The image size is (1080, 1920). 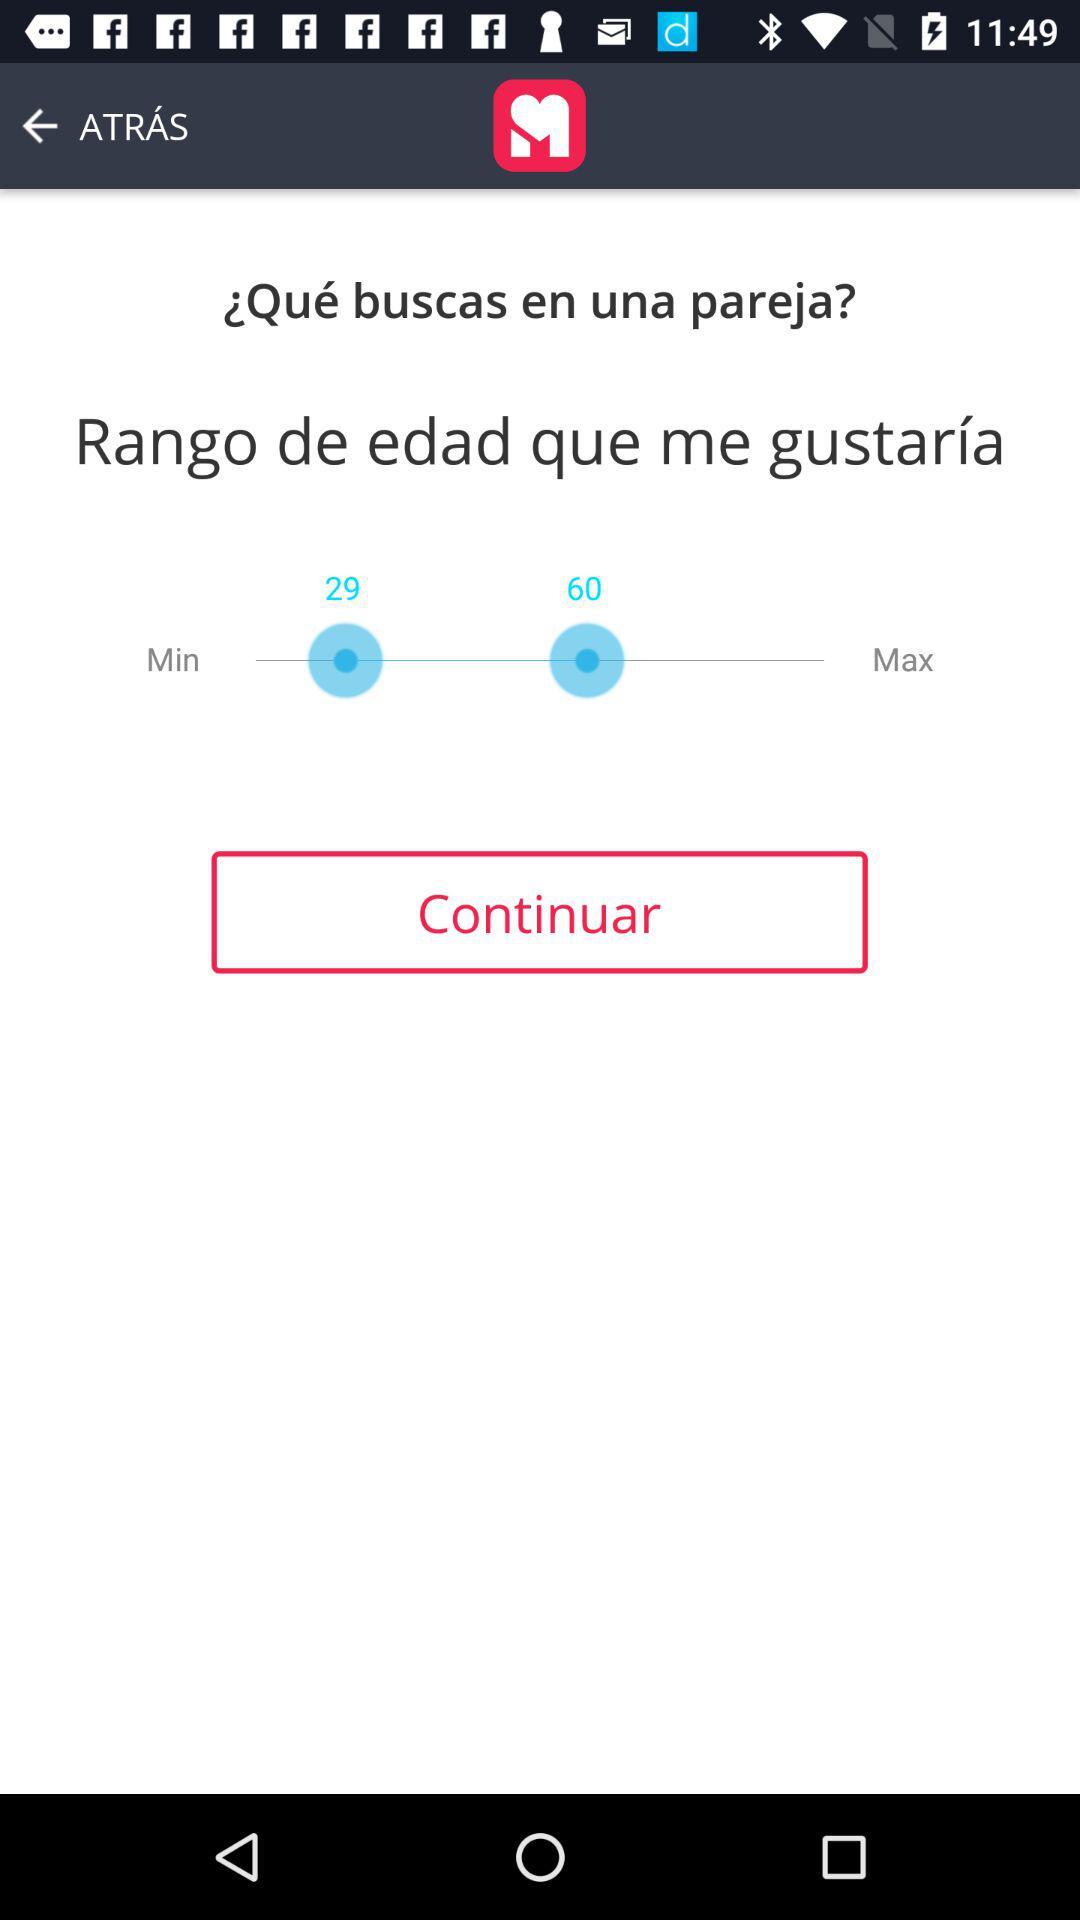 What do you see at coordinates (538, 911) in the screenshot?
I see `item at the center` at bounding box center [538, 911].